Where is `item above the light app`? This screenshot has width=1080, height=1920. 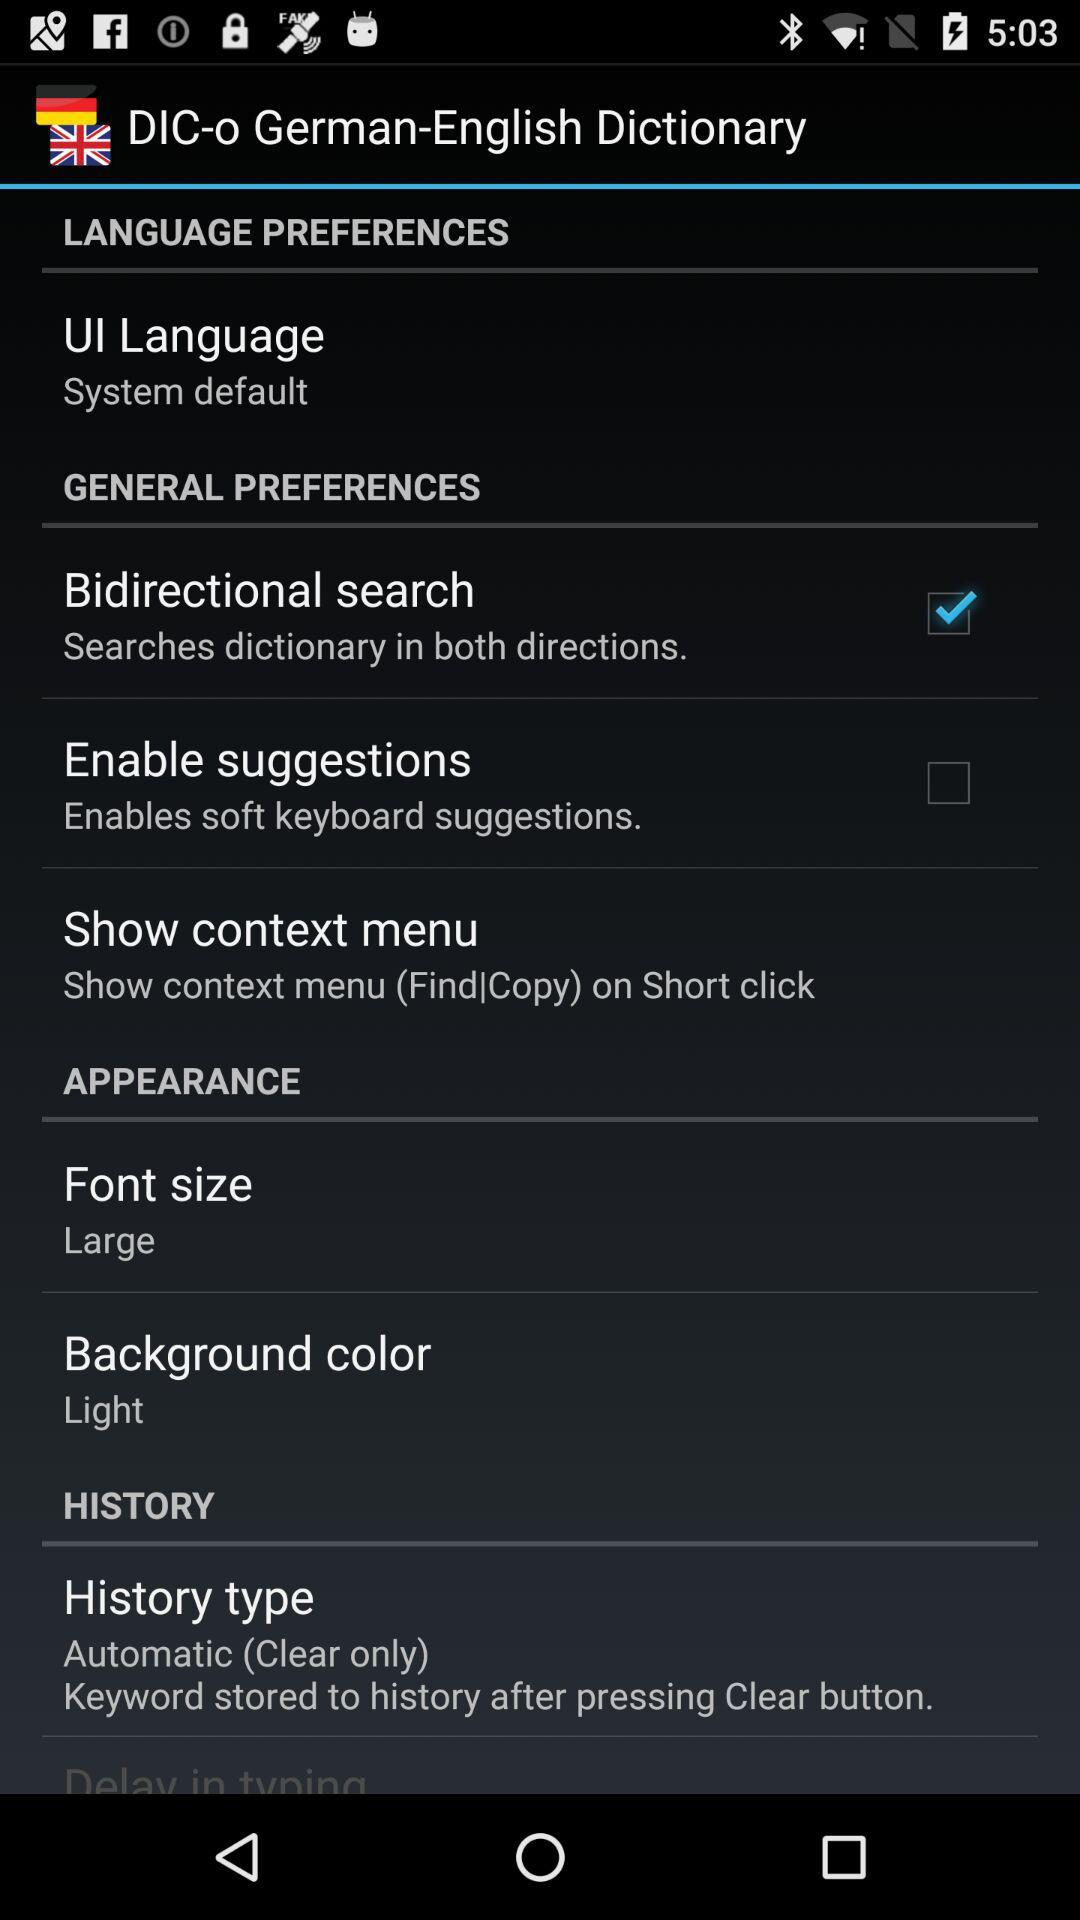
item above the light app is located at coordinates (246, 1351).